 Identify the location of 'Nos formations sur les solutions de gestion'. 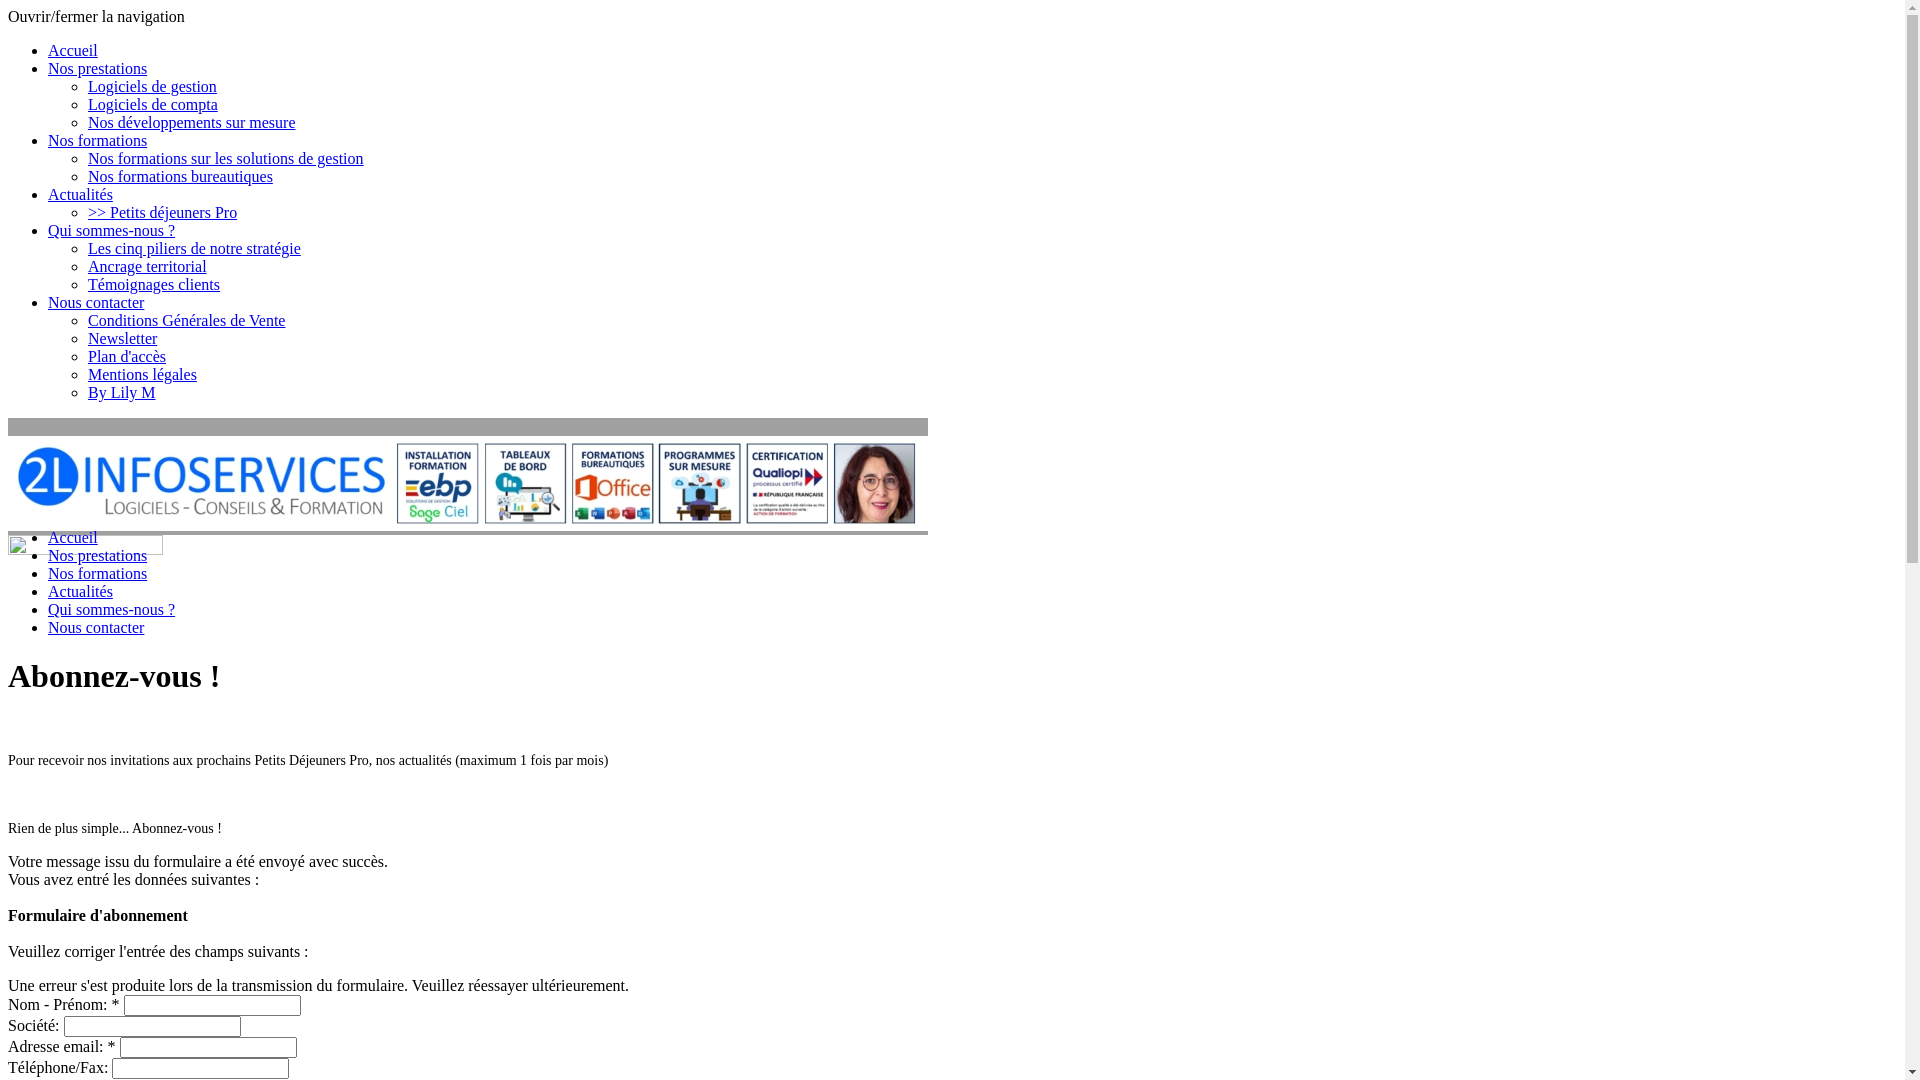
(86, 157).